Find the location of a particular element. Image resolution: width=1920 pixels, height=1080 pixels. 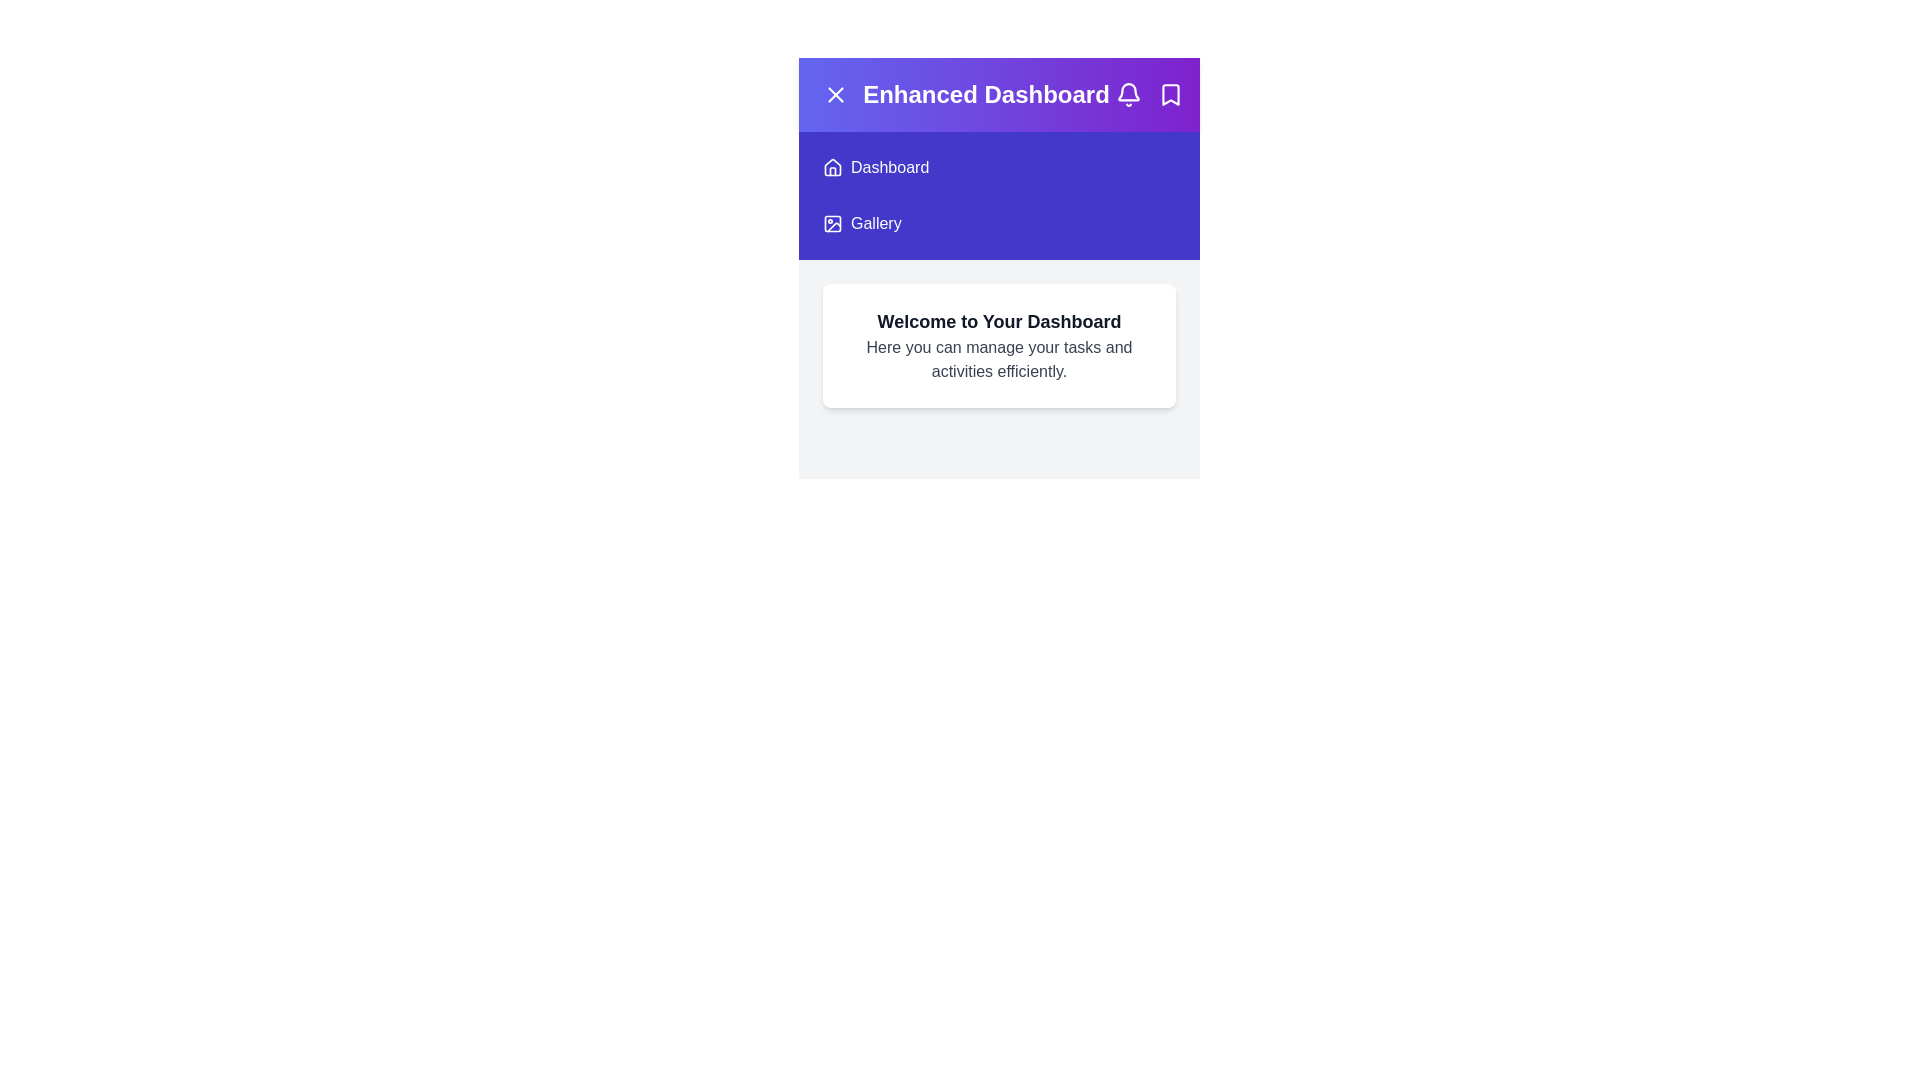

menu button to toggle the menu visibility is located at coordinates (835, 95).